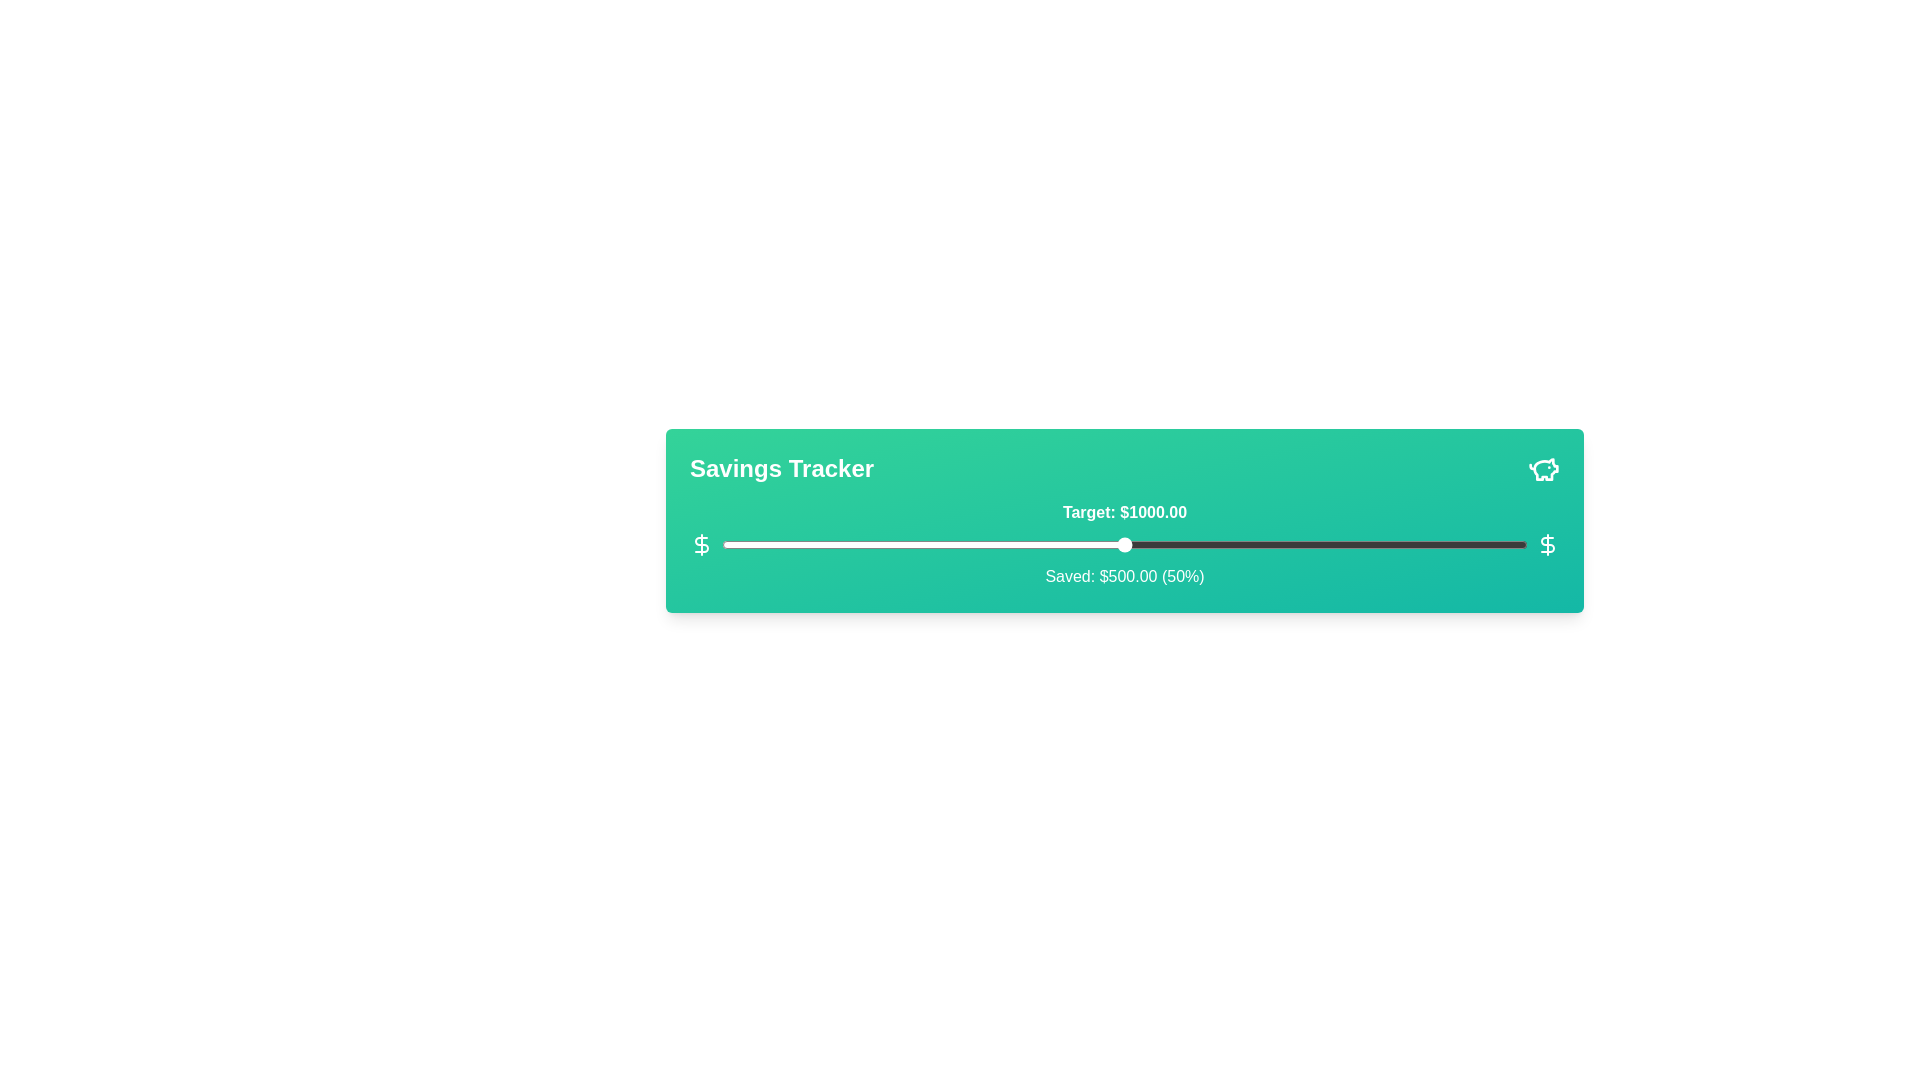 This screenshot has height=1080, width=1920. Describe the element at coordinates (1373, 544) in the screenshot. I see `the savings tracker` at that location.